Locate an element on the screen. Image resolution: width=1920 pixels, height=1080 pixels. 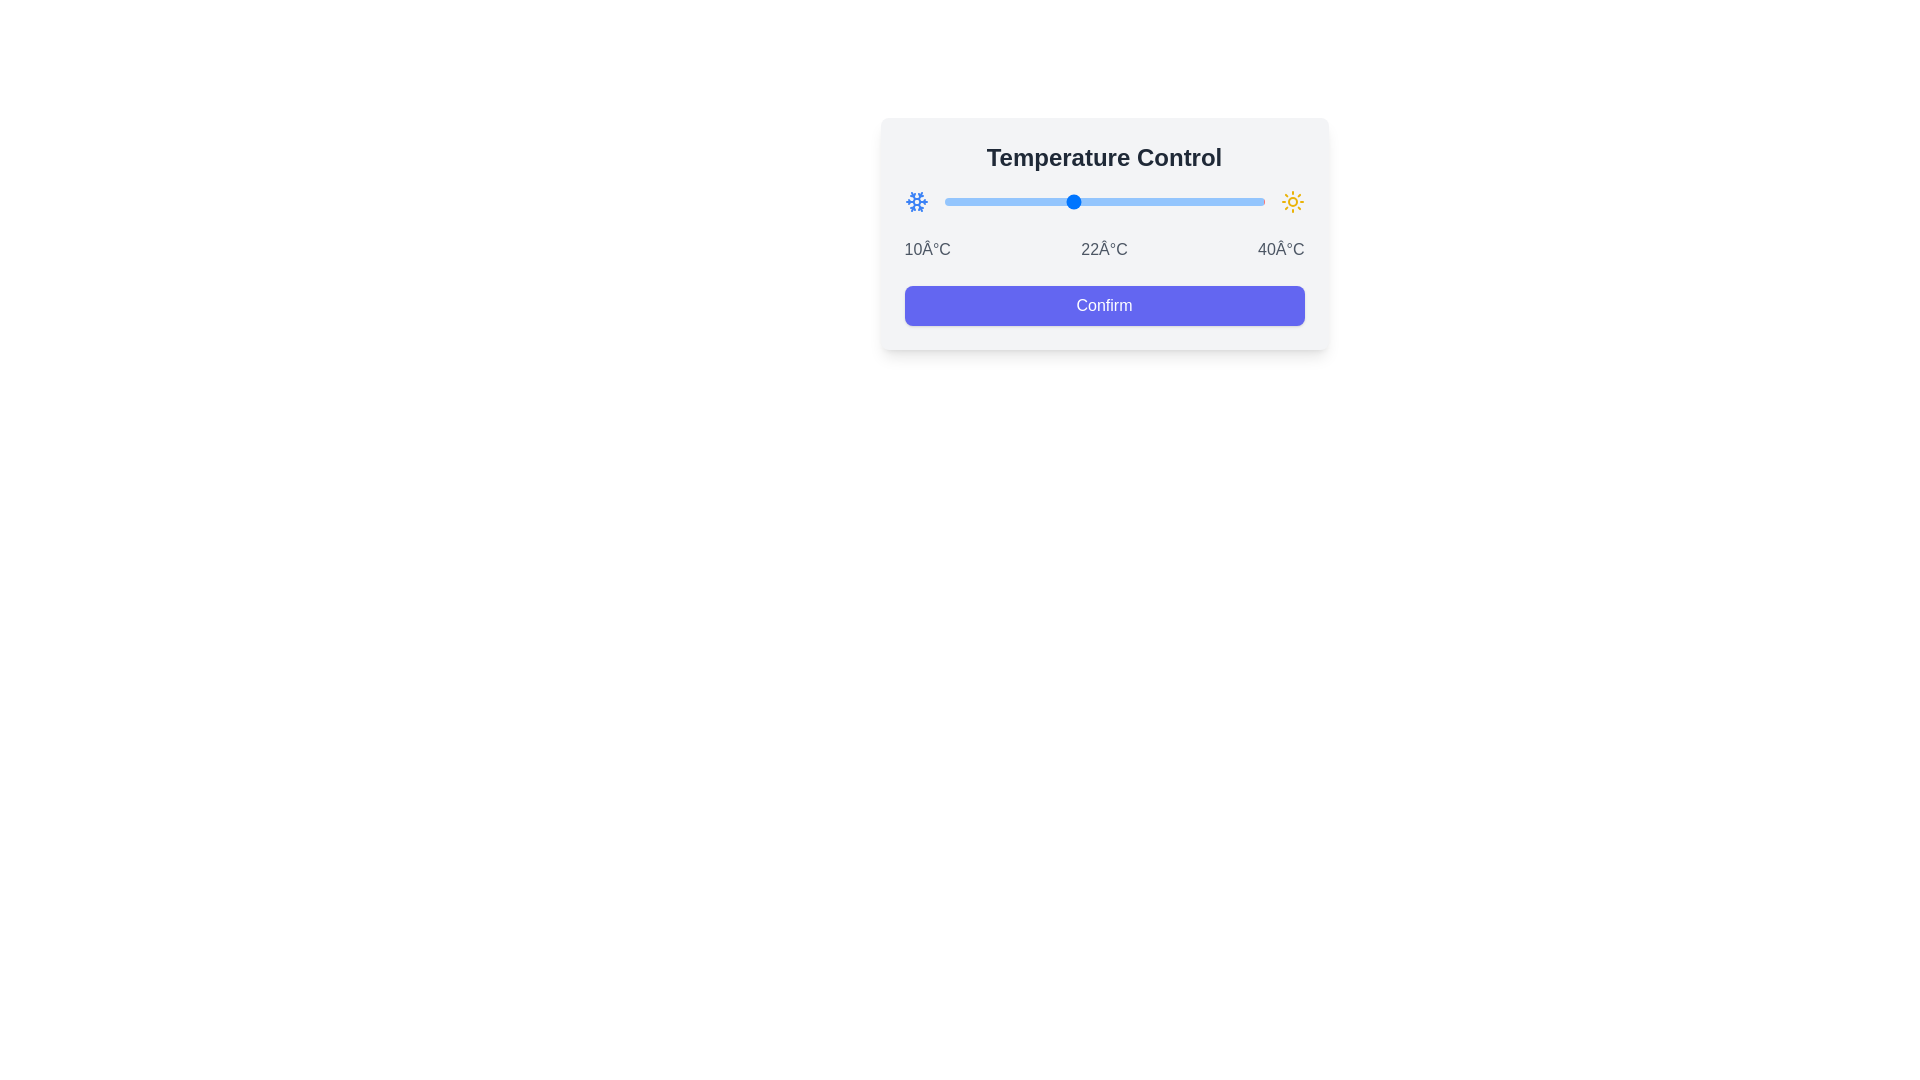
the temperature slider to set the temperature to 21°C is located at coordinates (1060, 201).